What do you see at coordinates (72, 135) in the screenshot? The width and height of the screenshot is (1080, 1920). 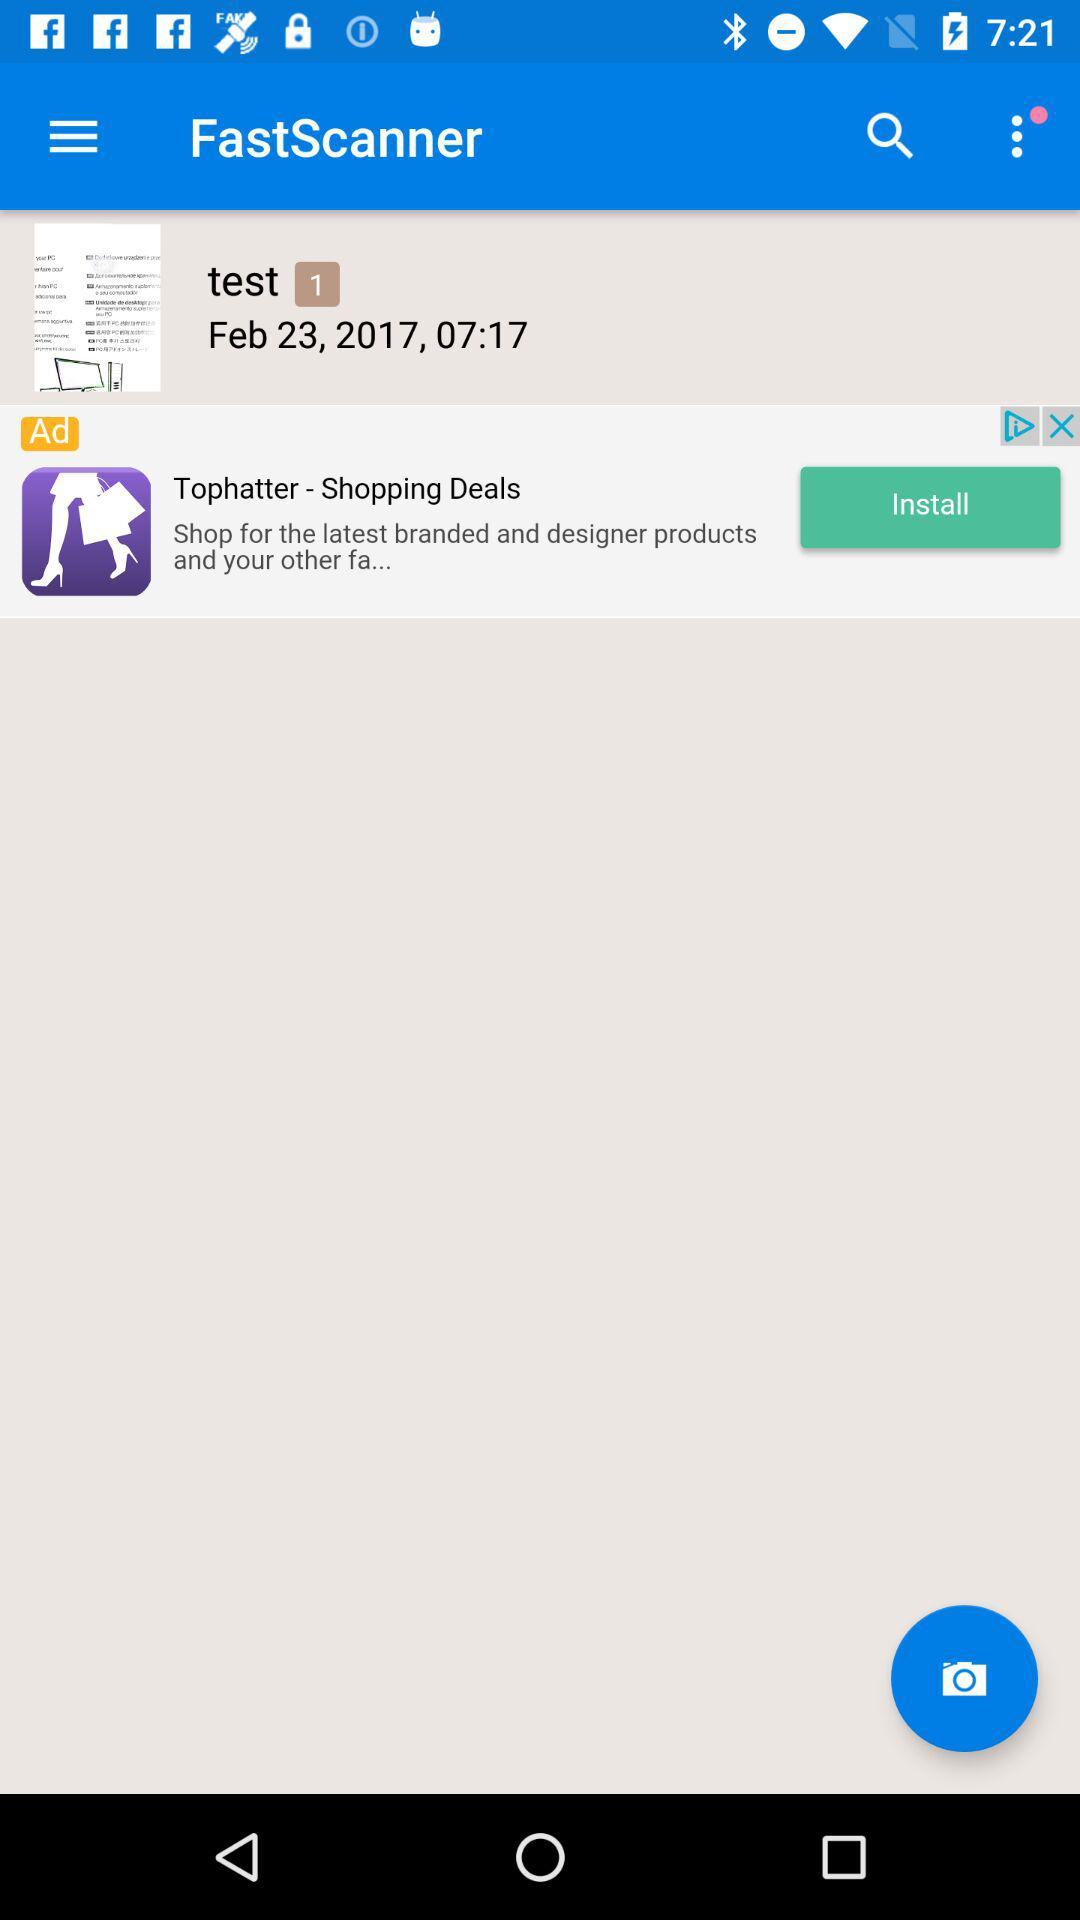 I see `open settings` at bounding box center [72, 135].